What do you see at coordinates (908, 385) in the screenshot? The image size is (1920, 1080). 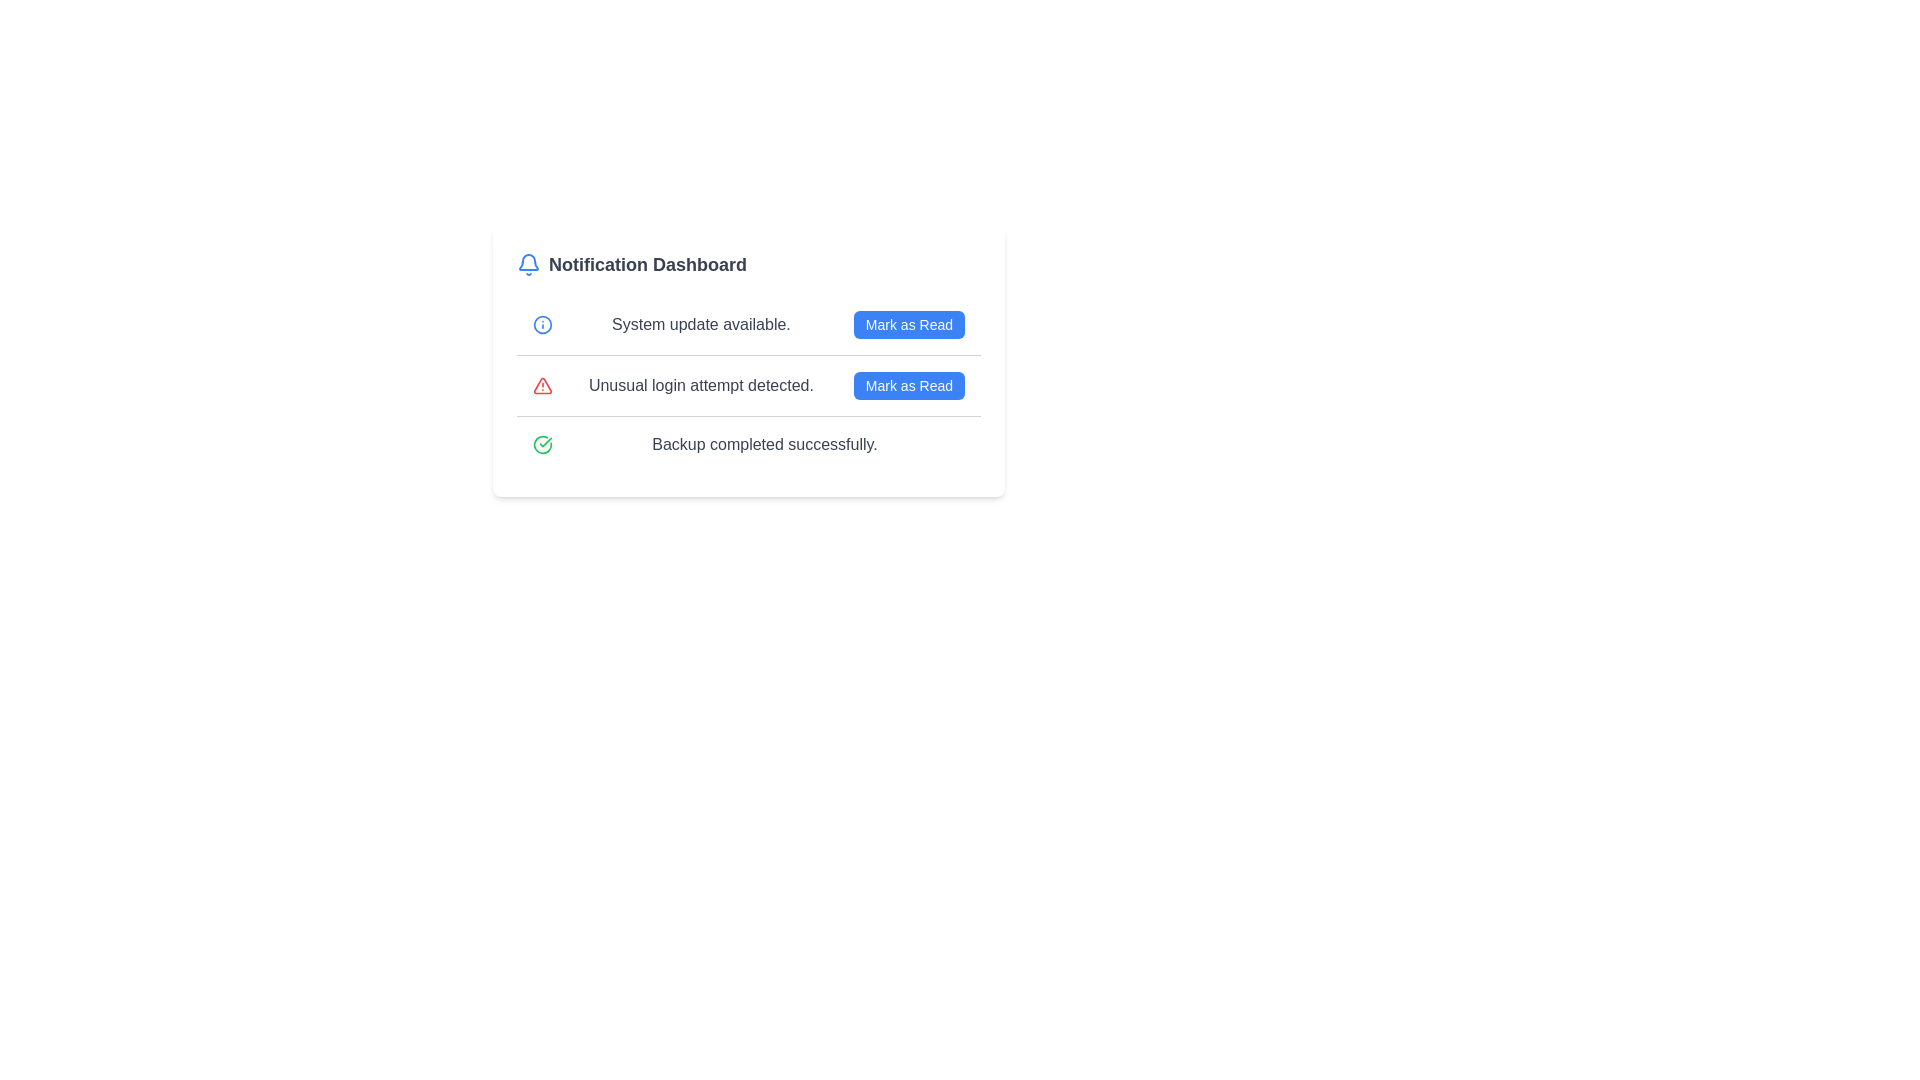 I see `the second 'Mark as Read' button associated with the notification 'Unusual login attempt detected.' to mark it as read` at bounding box center [908, 385].